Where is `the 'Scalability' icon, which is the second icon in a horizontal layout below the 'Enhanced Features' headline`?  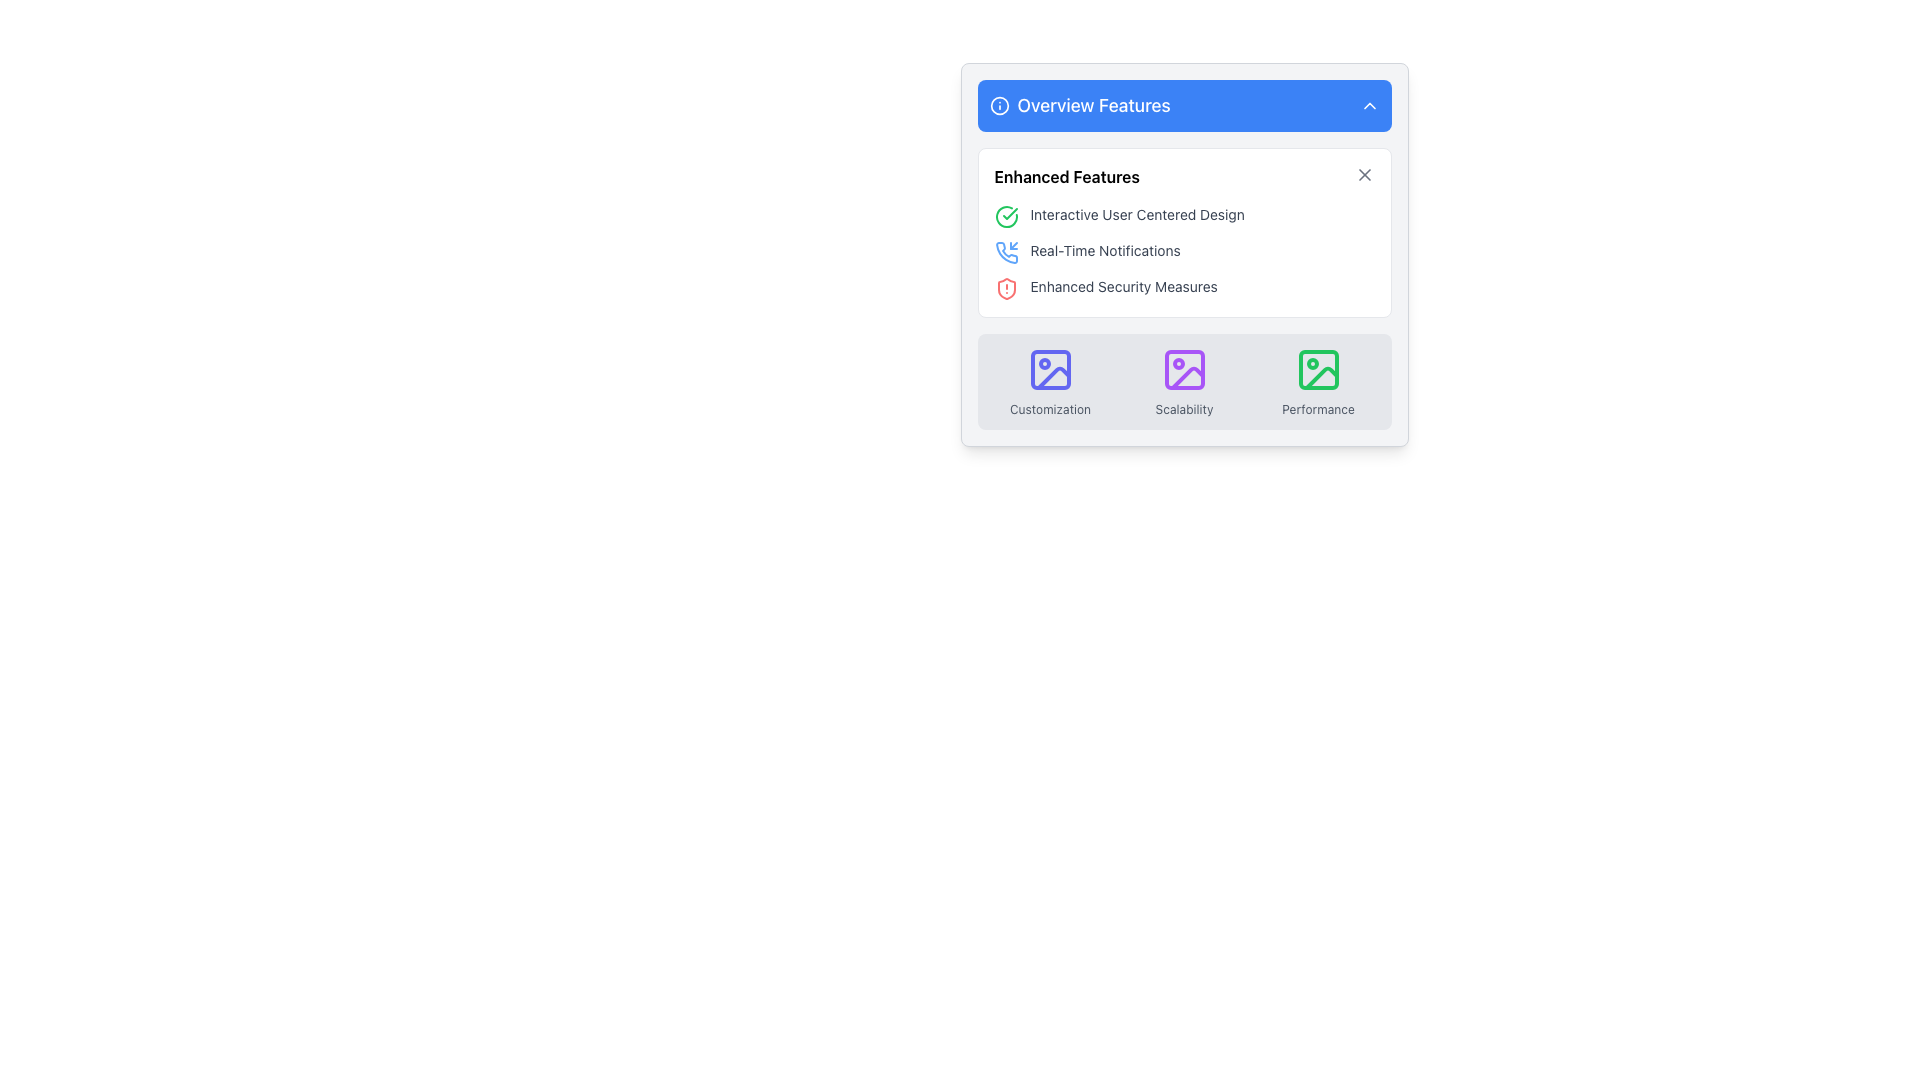
the 'Scalability' icon, which is the second icon in a horizontal layout below the 'Enhanced Features' headline is located at coordinates (1184, 370).